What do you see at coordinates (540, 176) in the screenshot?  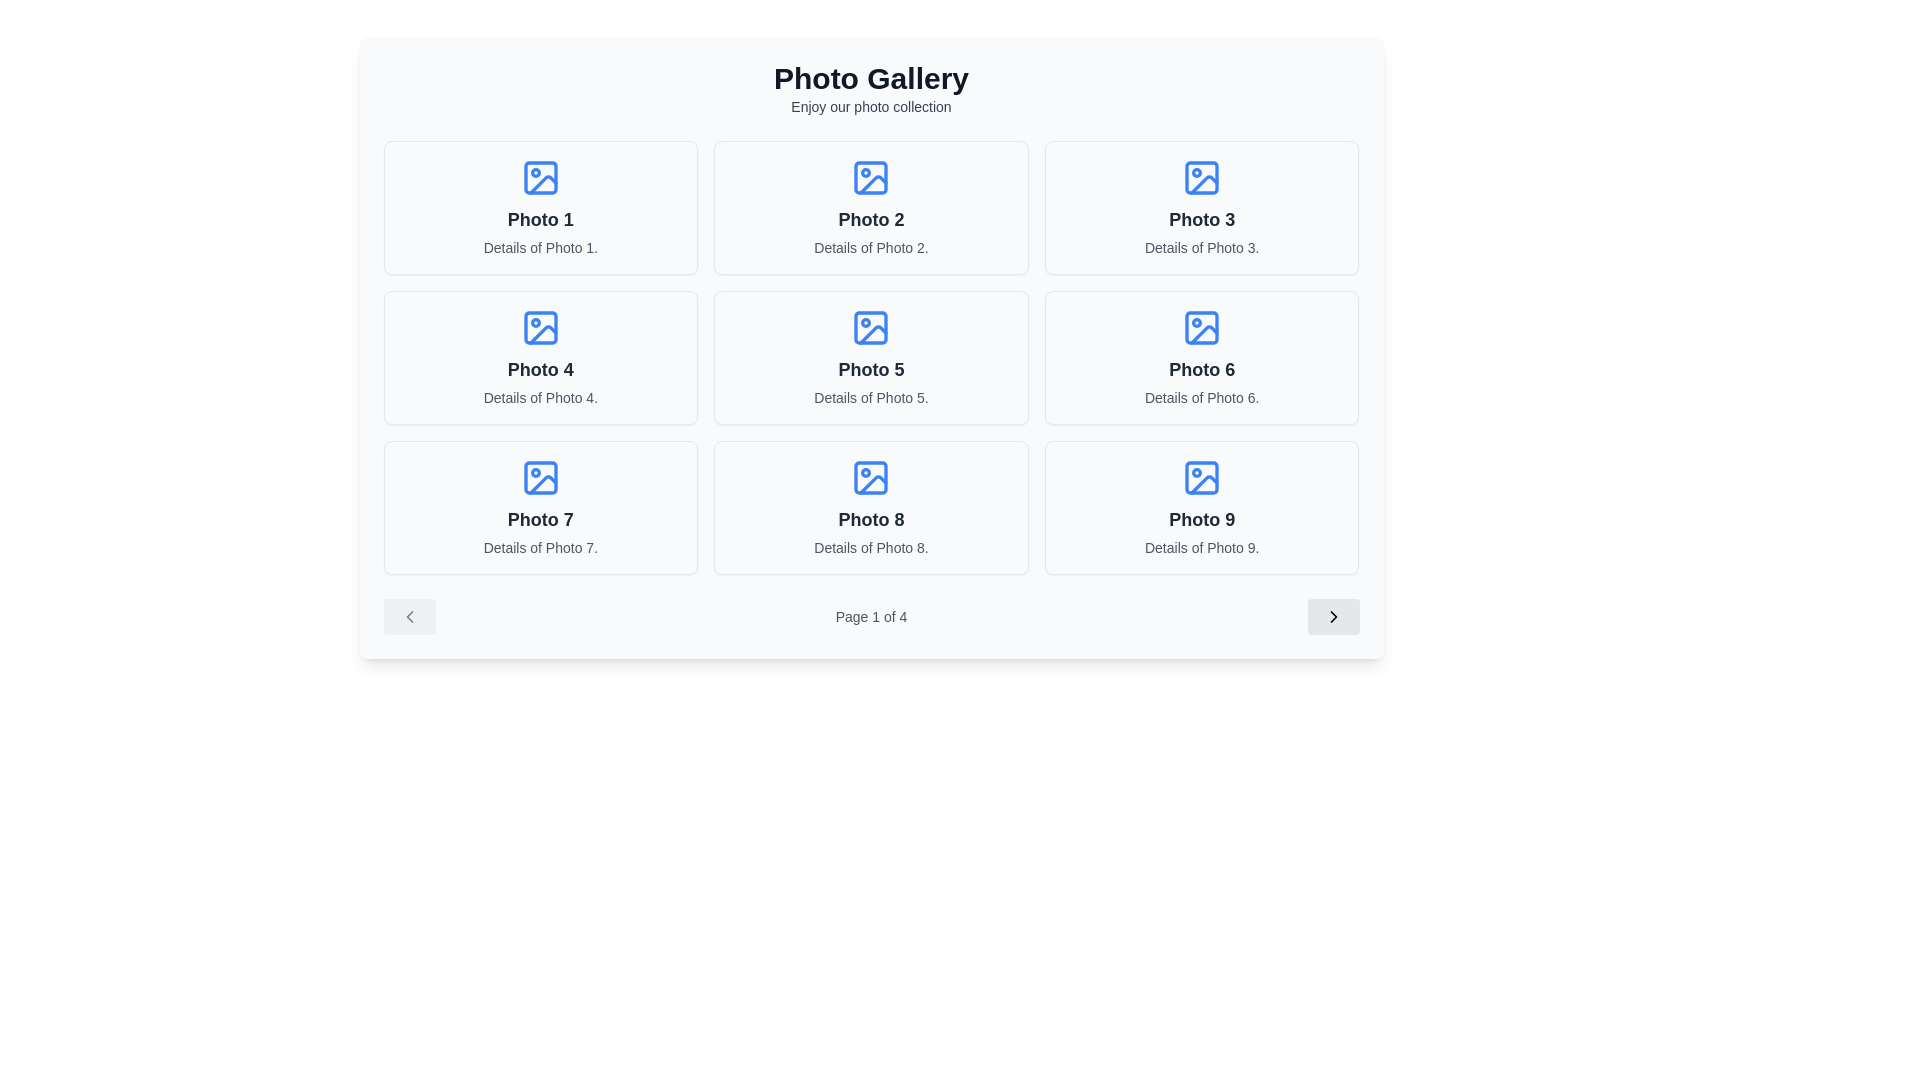 I see `the blue square icon representing an image located in the top-left corner of the grid layout` at bounding box center [540, 176].